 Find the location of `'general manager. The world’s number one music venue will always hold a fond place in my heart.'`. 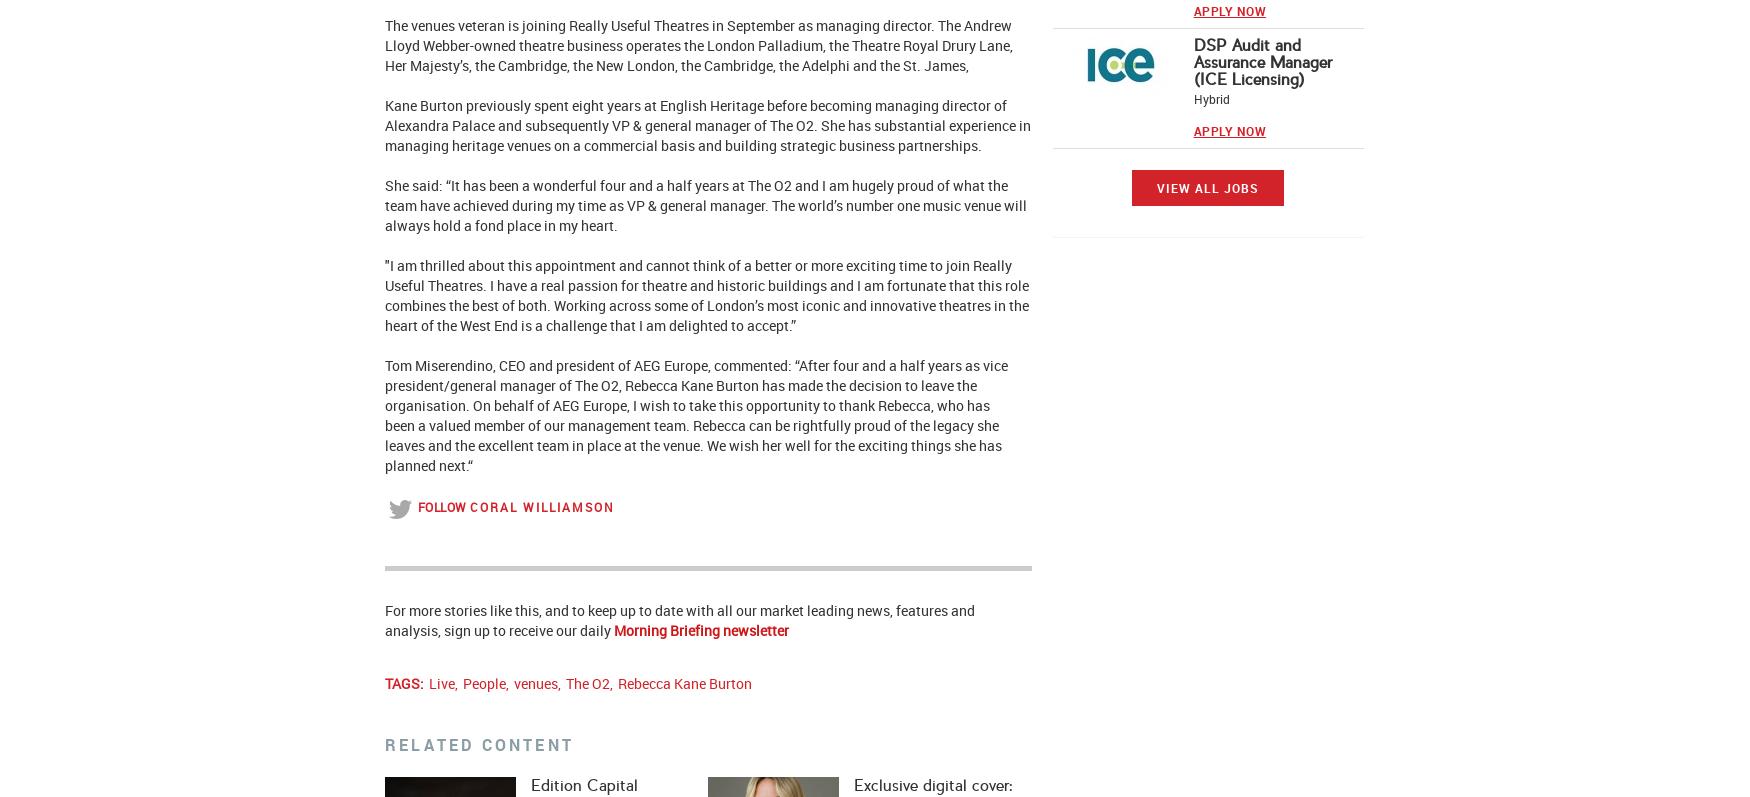

'general manager. The world’s number one music venue will always hold a fond place in my heart.' is located at coordinates (705, 214).